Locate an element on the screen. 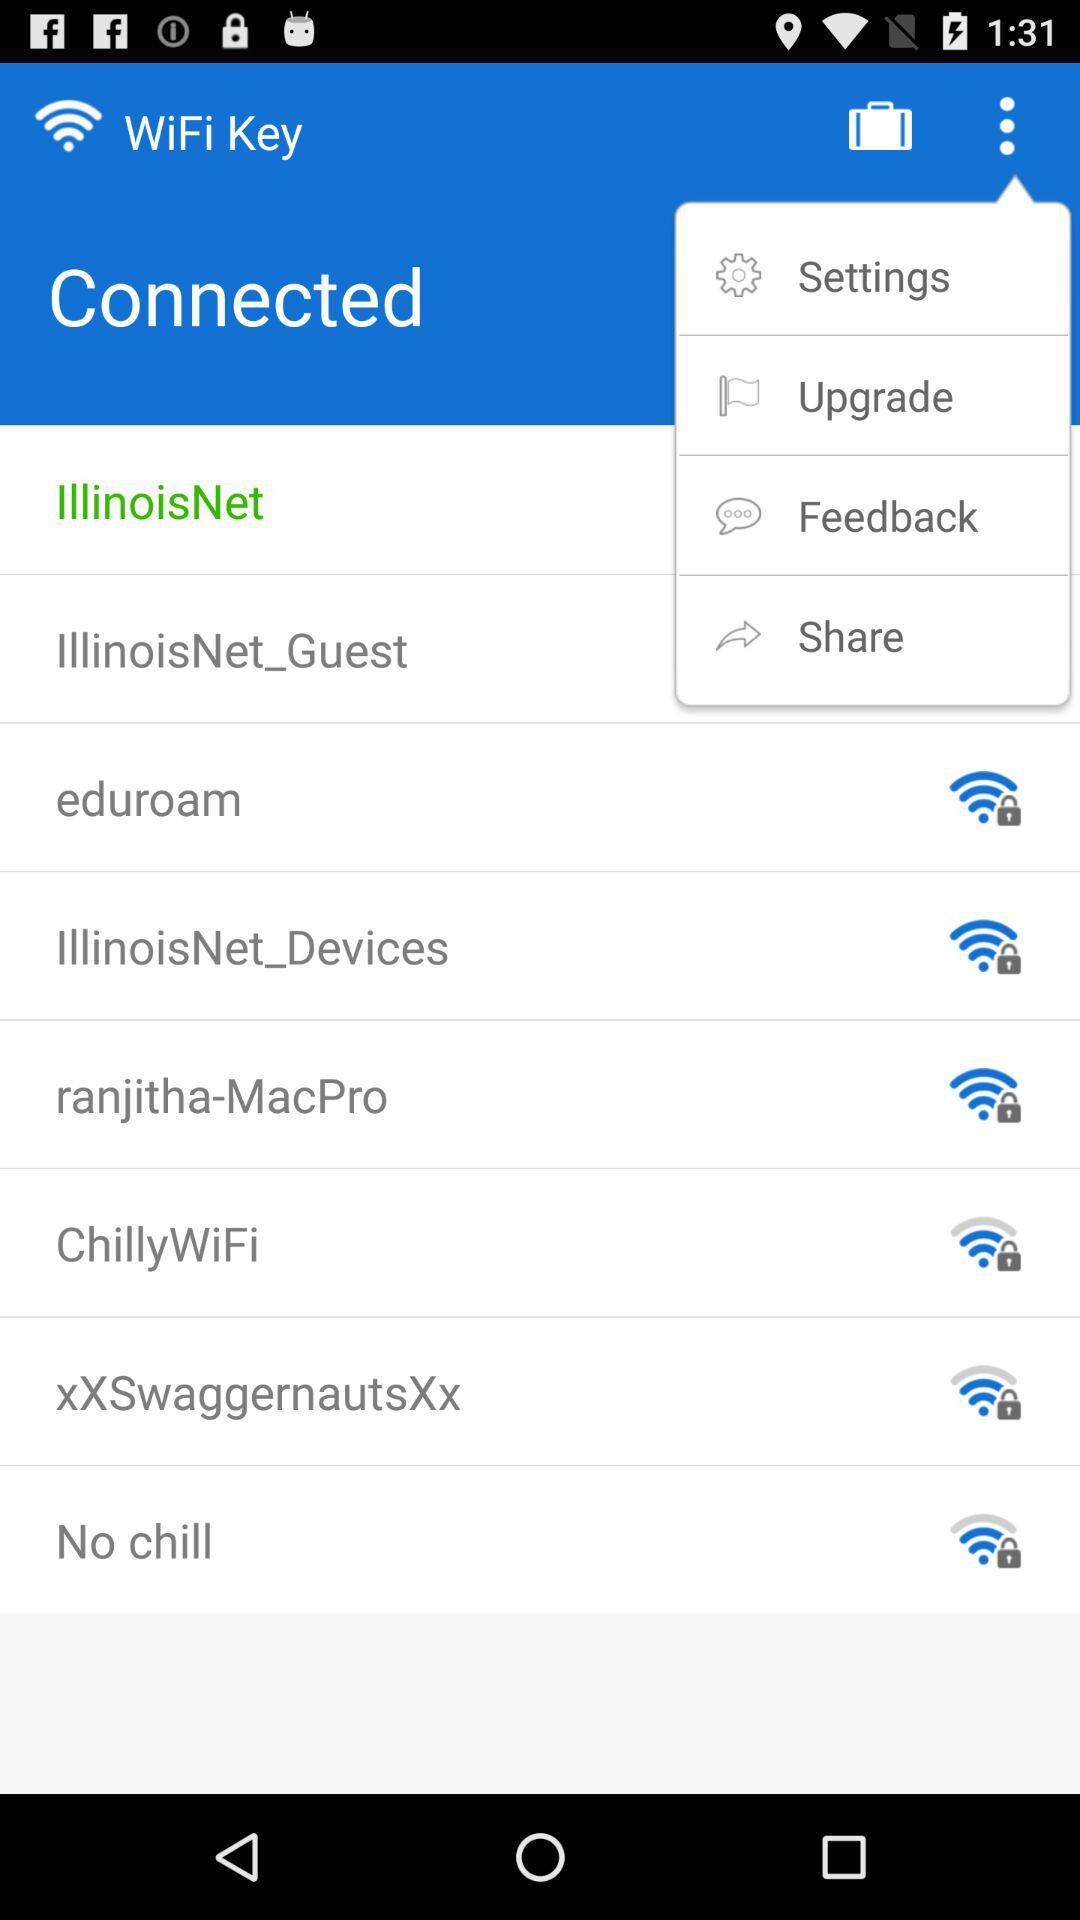  the icon below feedback is located at coordinates (851, 634).